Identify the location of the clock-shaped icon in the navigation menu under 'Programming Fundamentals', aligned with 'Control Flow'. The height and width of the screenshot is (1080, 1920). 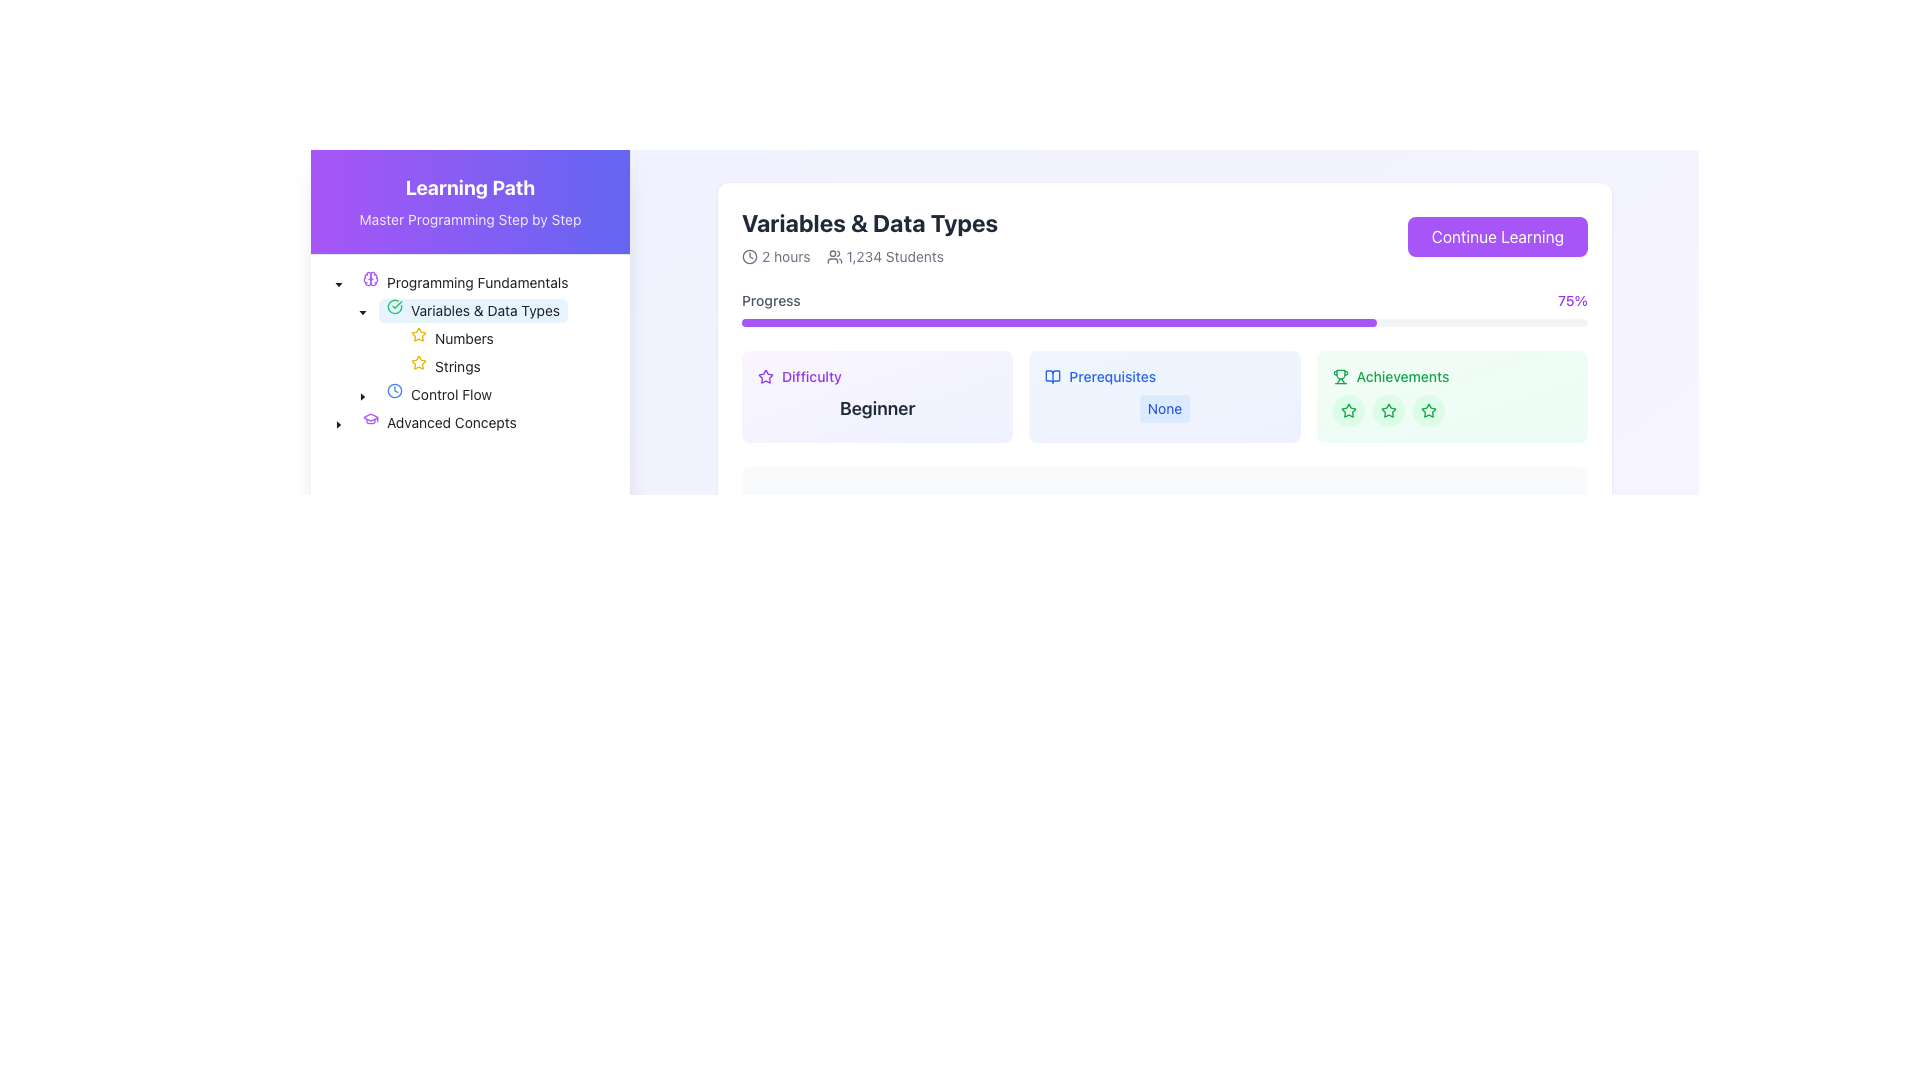
(394, 390).